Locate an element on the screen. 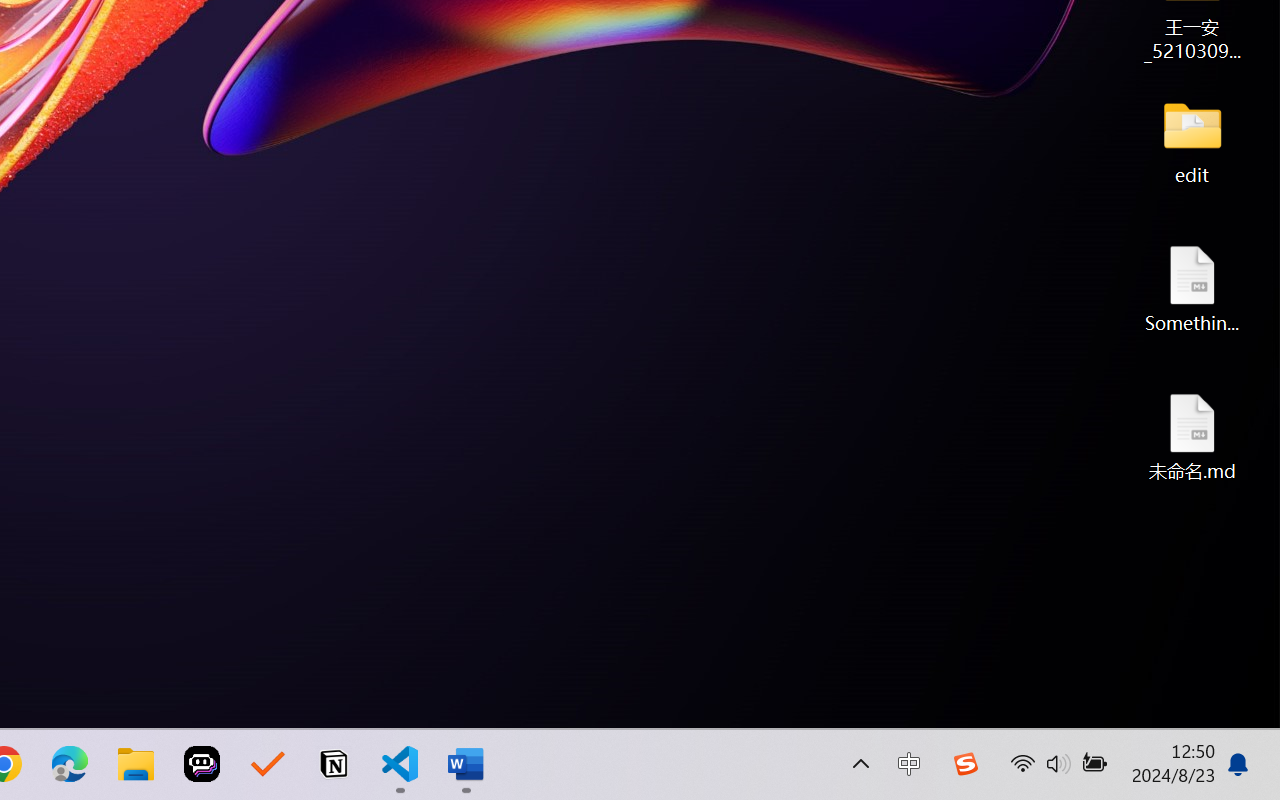 This screenshot has height=800, width=1280. 'Microsoft Edge' is located at coordinates (69, 764).